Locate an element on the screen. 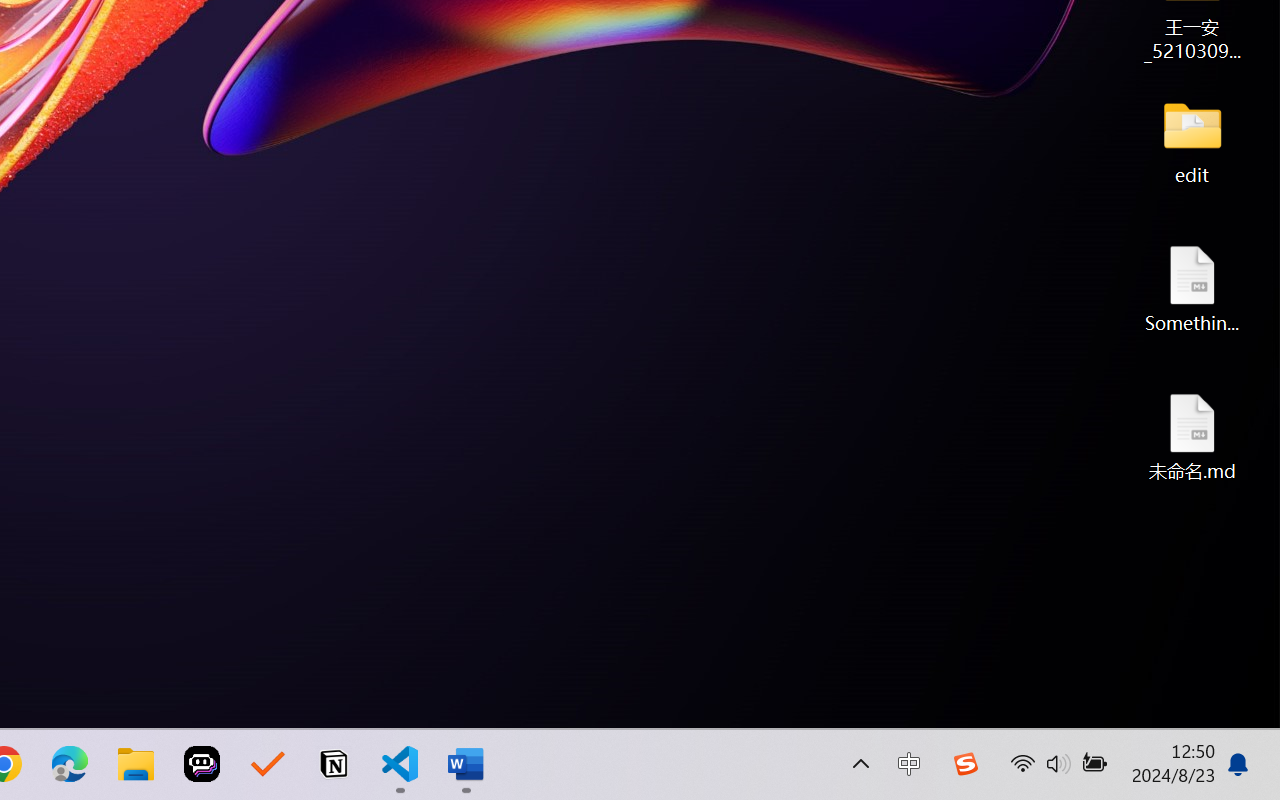 This screenshot has height=800, width=1280. 'Microsoft Edge' is located at coordinates (69, 764).